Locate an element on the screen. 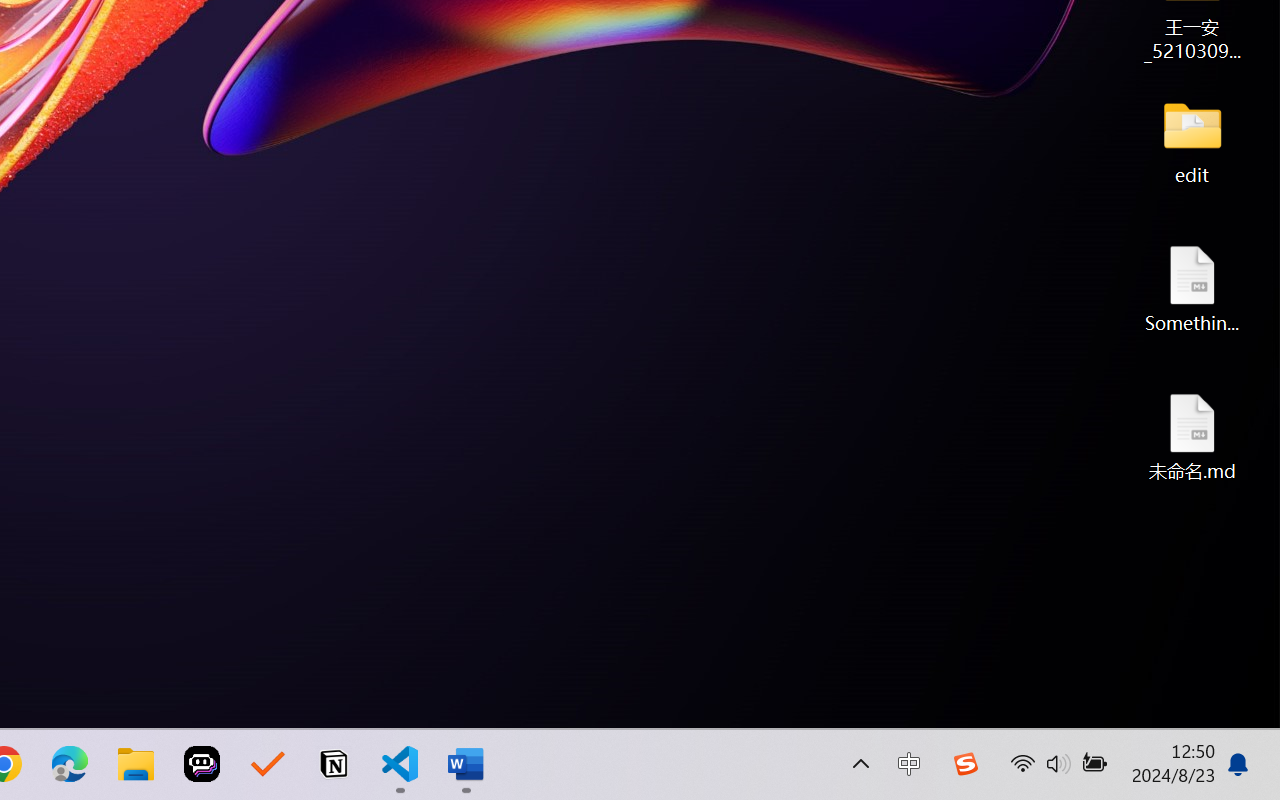 This screenshot has height=800, width=1280. 'Microsoft Edge' is located at coordinates (69, 764).